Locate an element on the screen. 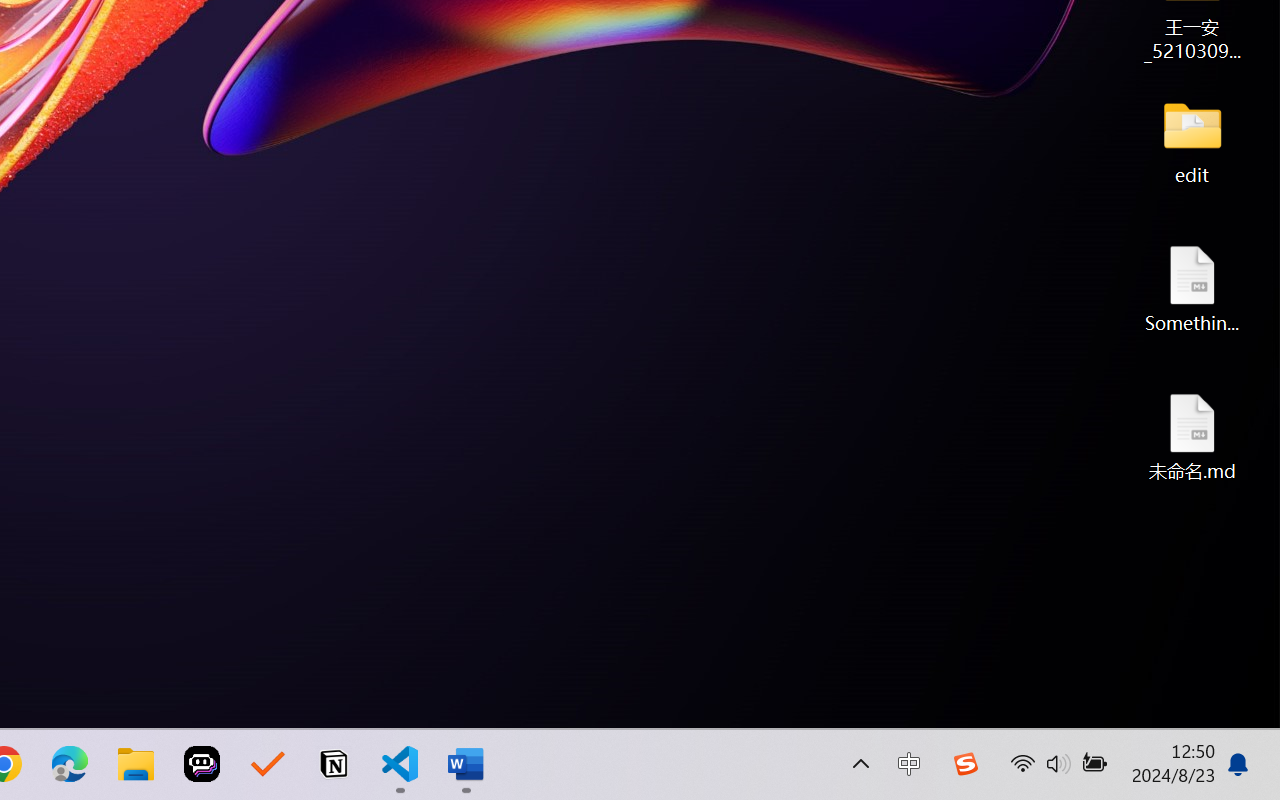 This screenshot has height=800, width=1280. 'Microsoft Edge' is located at coordinates (69, 764).